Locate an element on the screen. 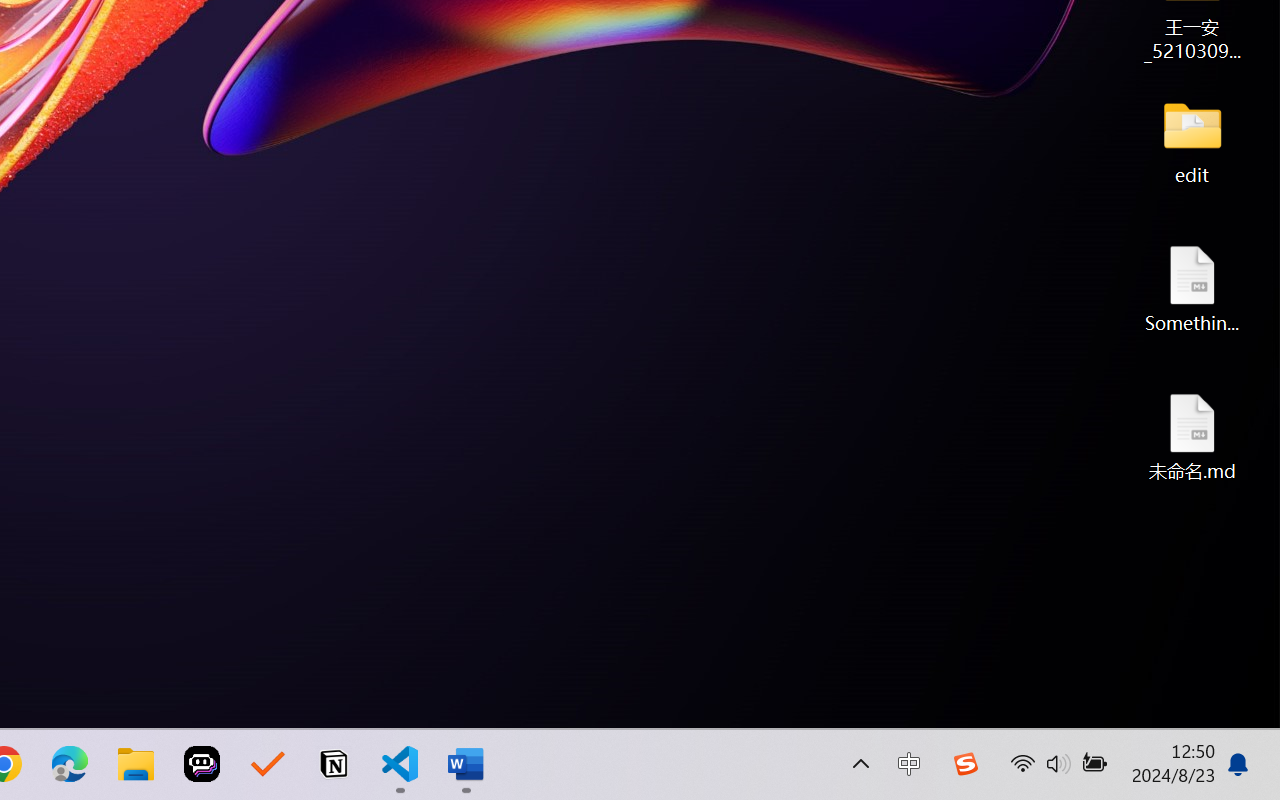 This screenshot has height=800, width=1280. 'Microsoft Edge' is located at coordinates (69, 764).